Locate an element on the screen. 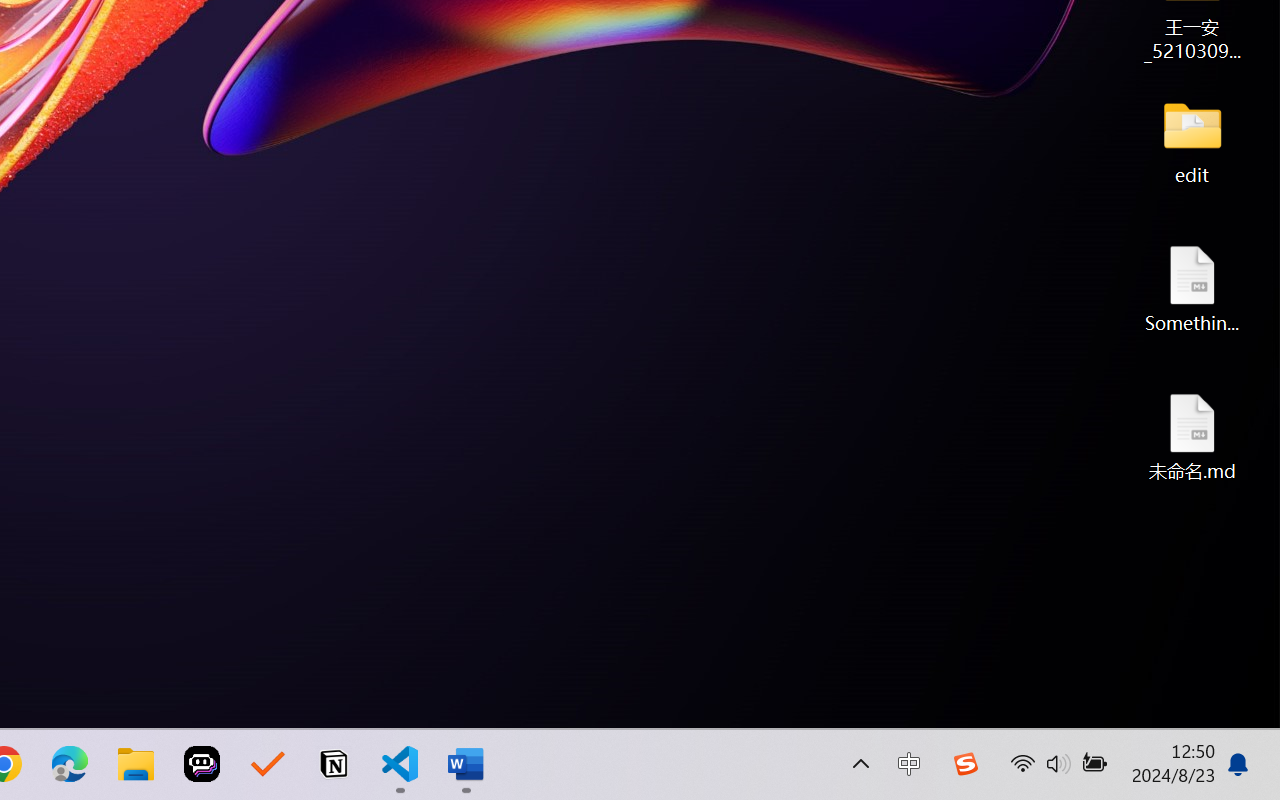 This screenshot has height=800, width=1280. 'Microsoft Edge' is located at coordinates (69, 764).